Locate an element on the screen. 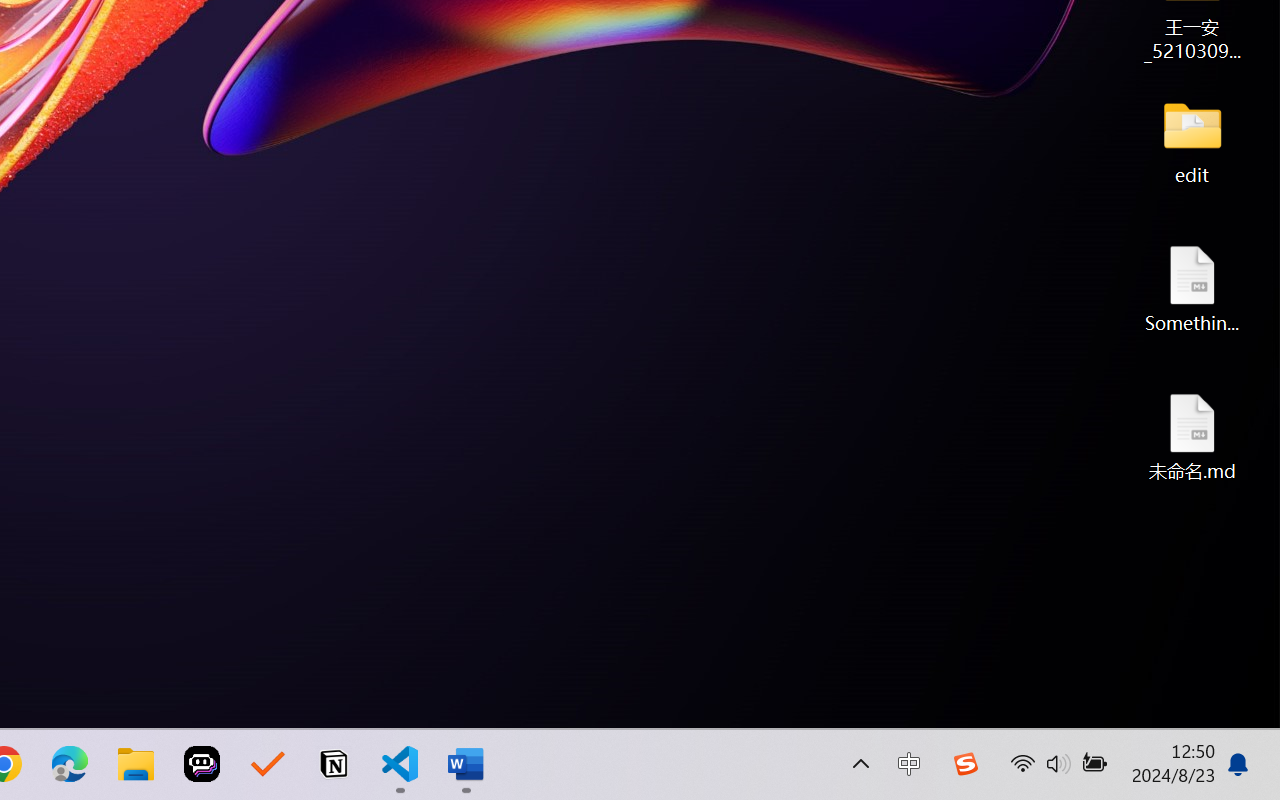 This screenshot has height=800, width=1280. 'Microsoft Edge' is located at coordinates (69, 764).